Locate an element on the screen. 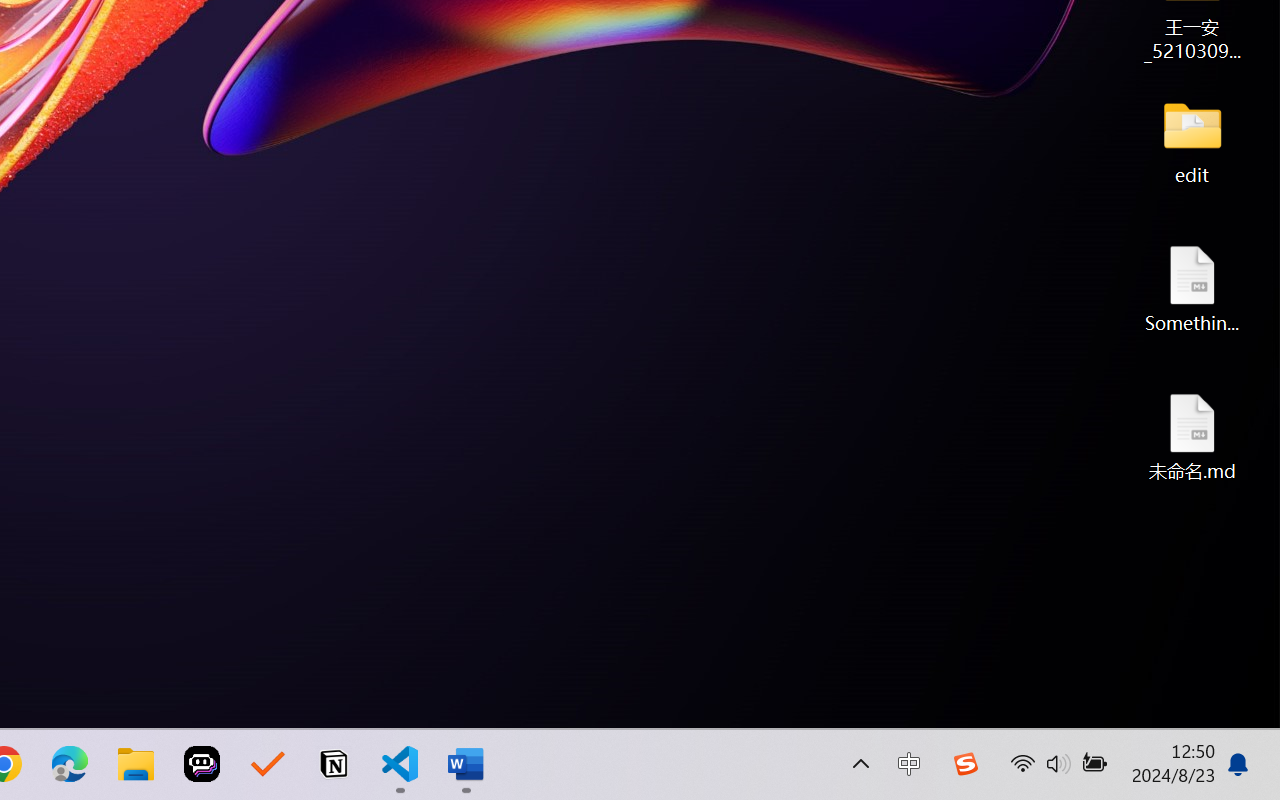 This screenshot has height=800, width=1280. 'Microsoft Edge' is located at coordinates (69, 764).